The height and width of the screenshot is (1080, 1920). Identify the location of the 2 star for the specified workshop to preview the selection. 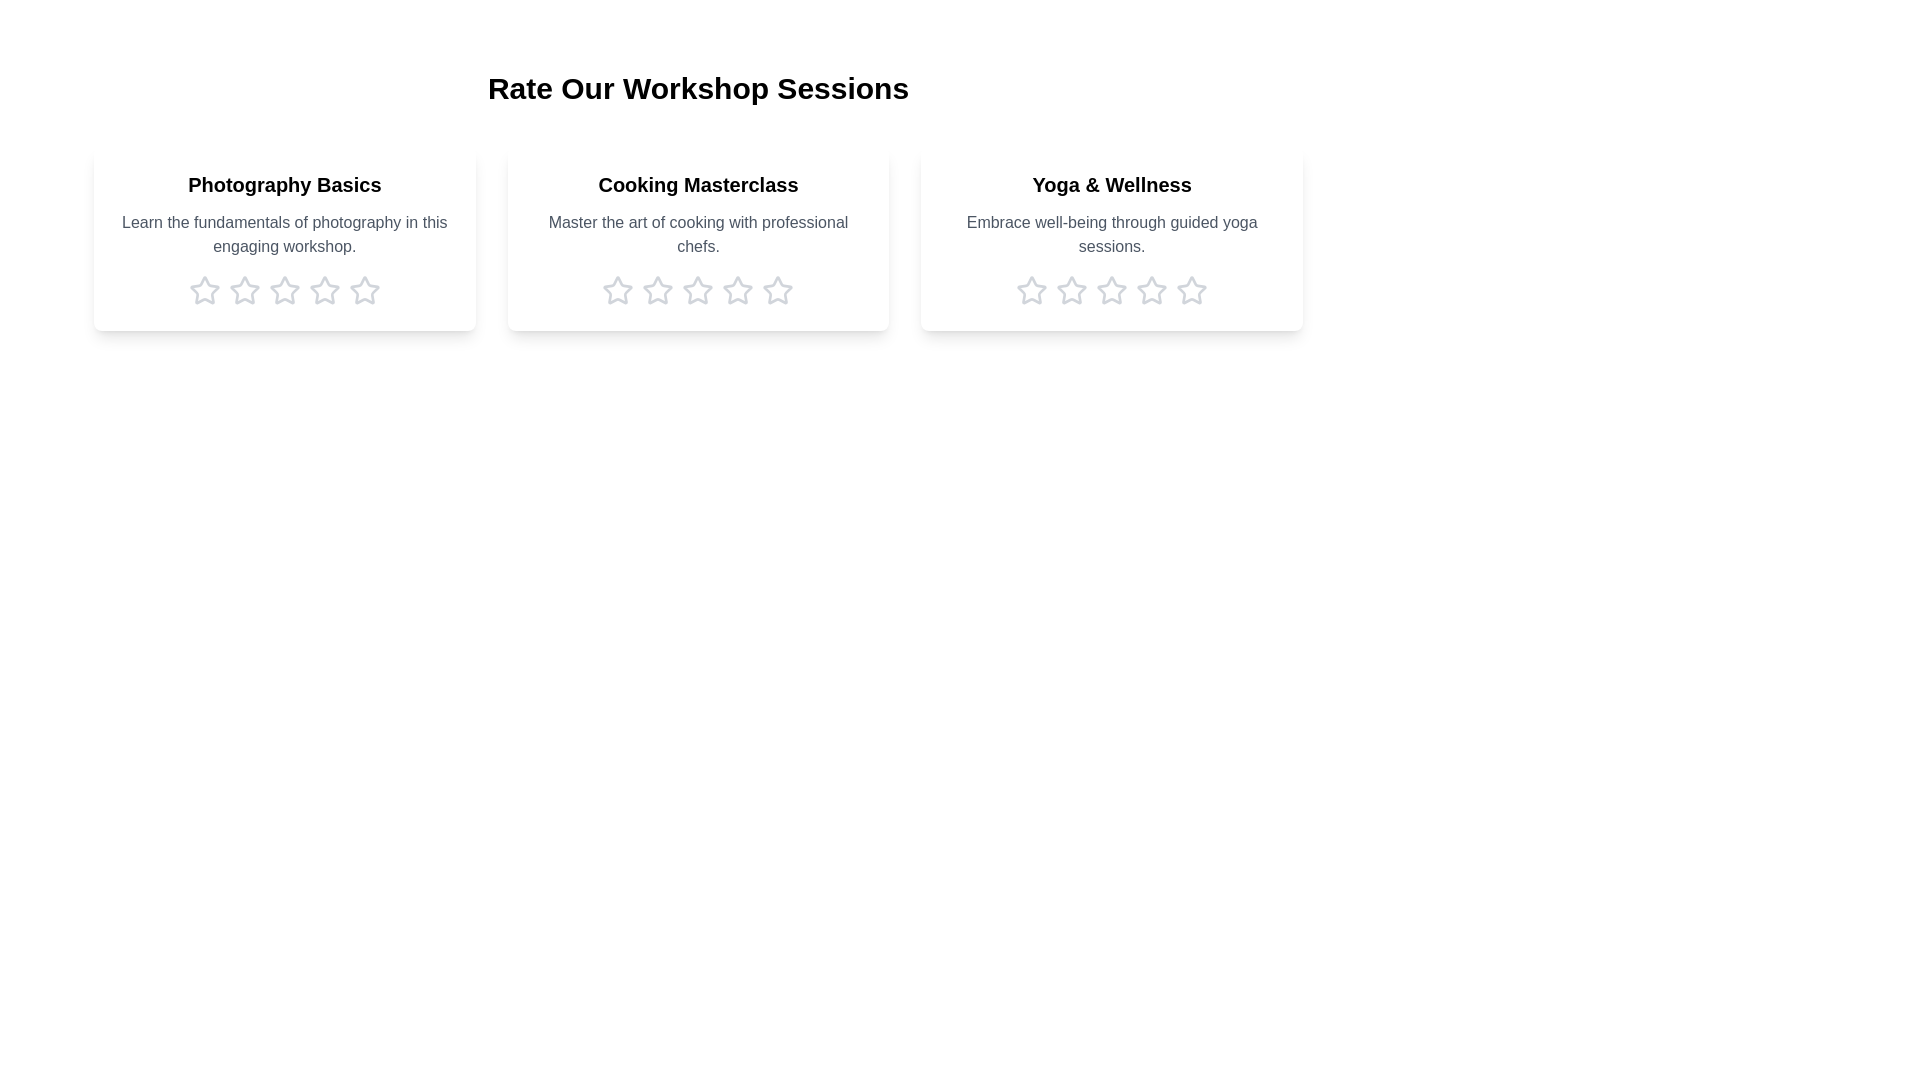
(243, 290).